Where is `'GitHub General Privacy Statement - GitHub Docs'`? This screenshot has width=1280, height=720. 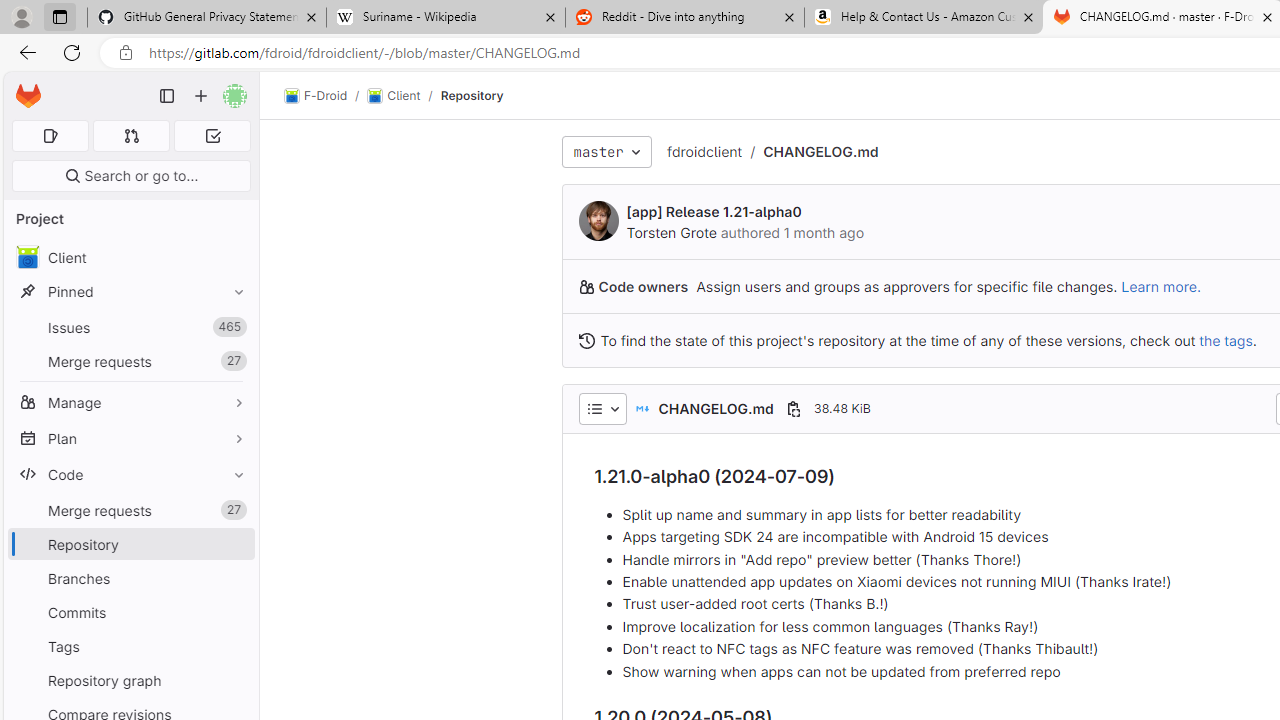
'GitHub General Privacy Statement - GitHub Docs' is located at coordinates (207, 17).